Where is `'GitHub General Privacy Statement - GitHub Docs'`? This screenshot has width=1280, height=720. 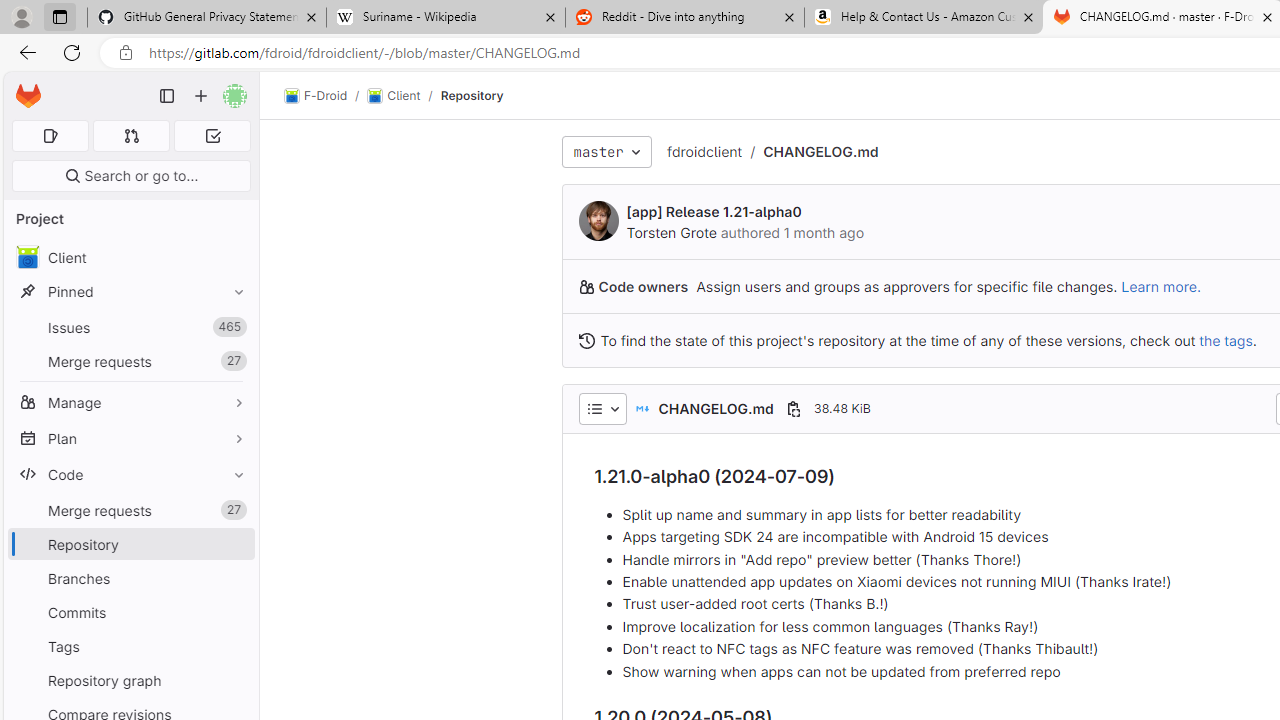
'GitHub General Privacy Statement - GitHub Docs' is located at coordinates (207, 17).